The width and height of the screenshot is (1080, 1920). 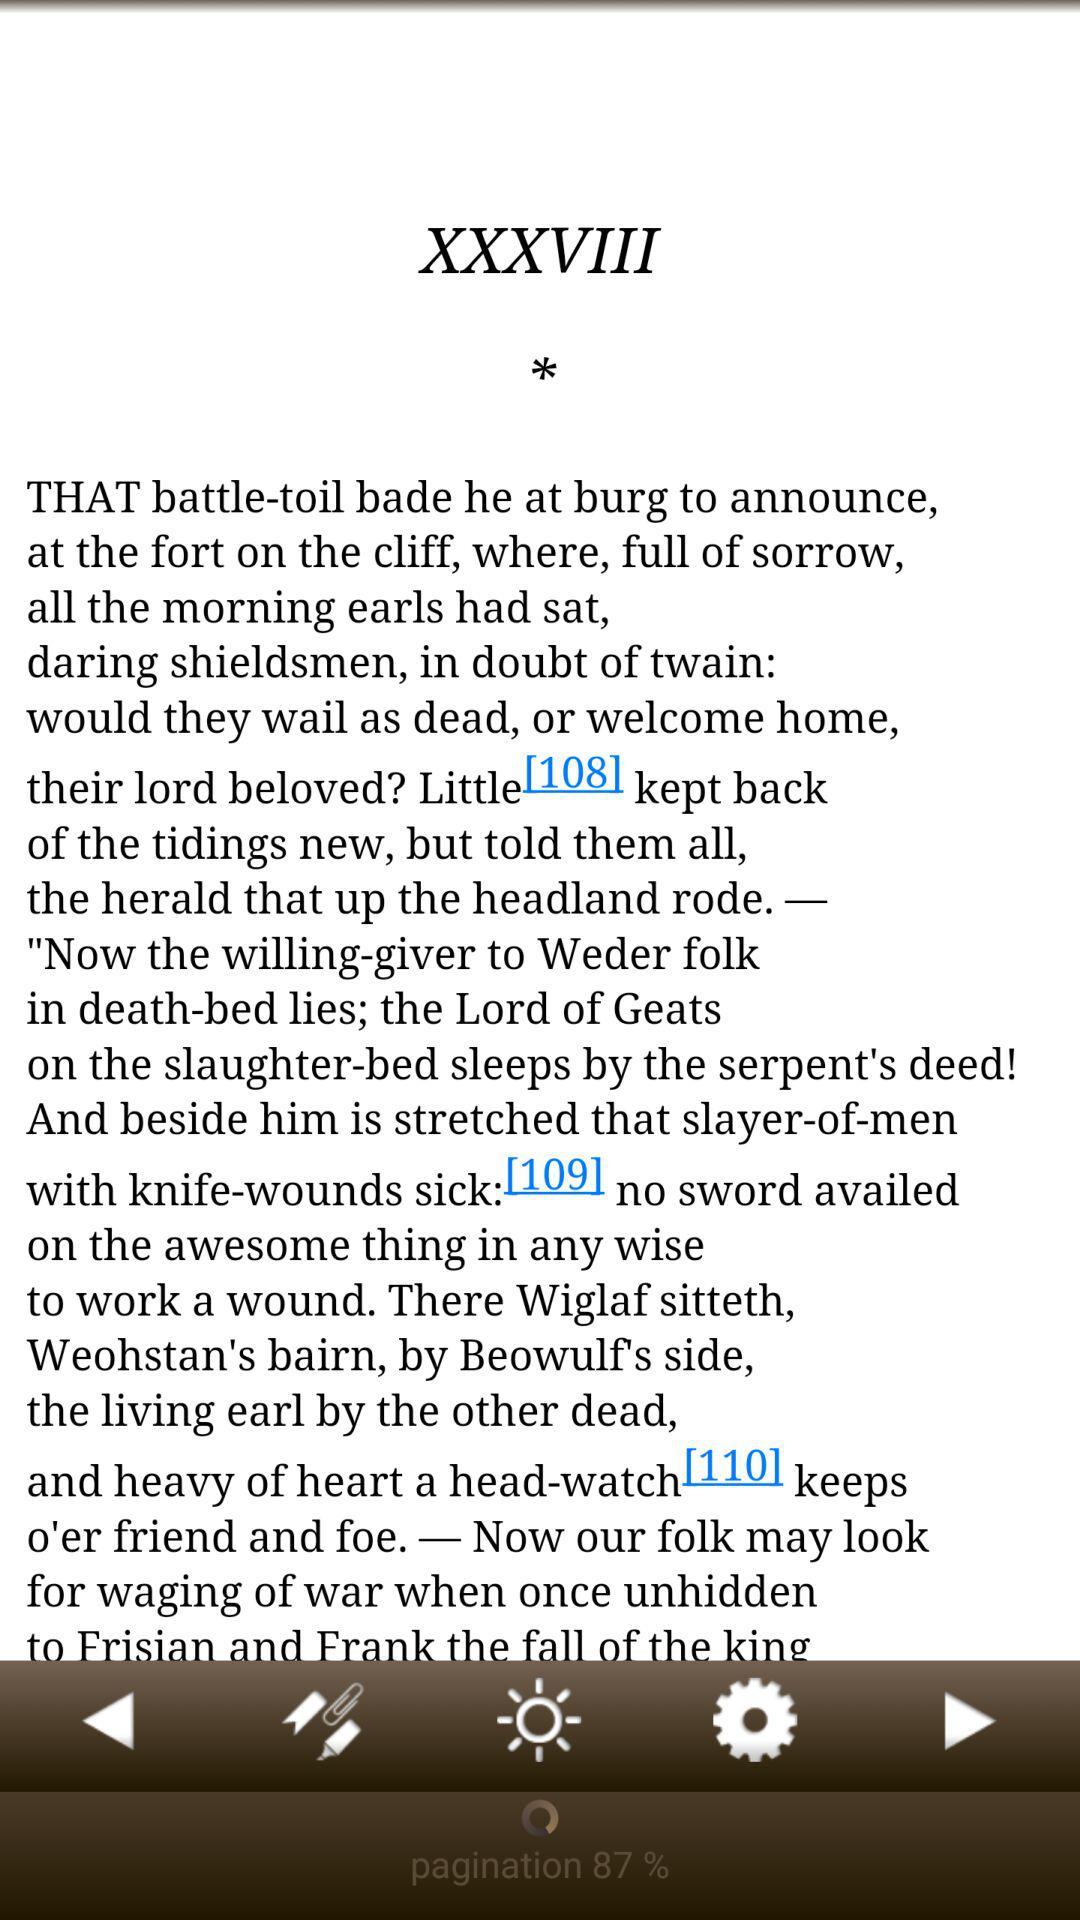 I want to click on book reader, so click(x=971, y=1725).